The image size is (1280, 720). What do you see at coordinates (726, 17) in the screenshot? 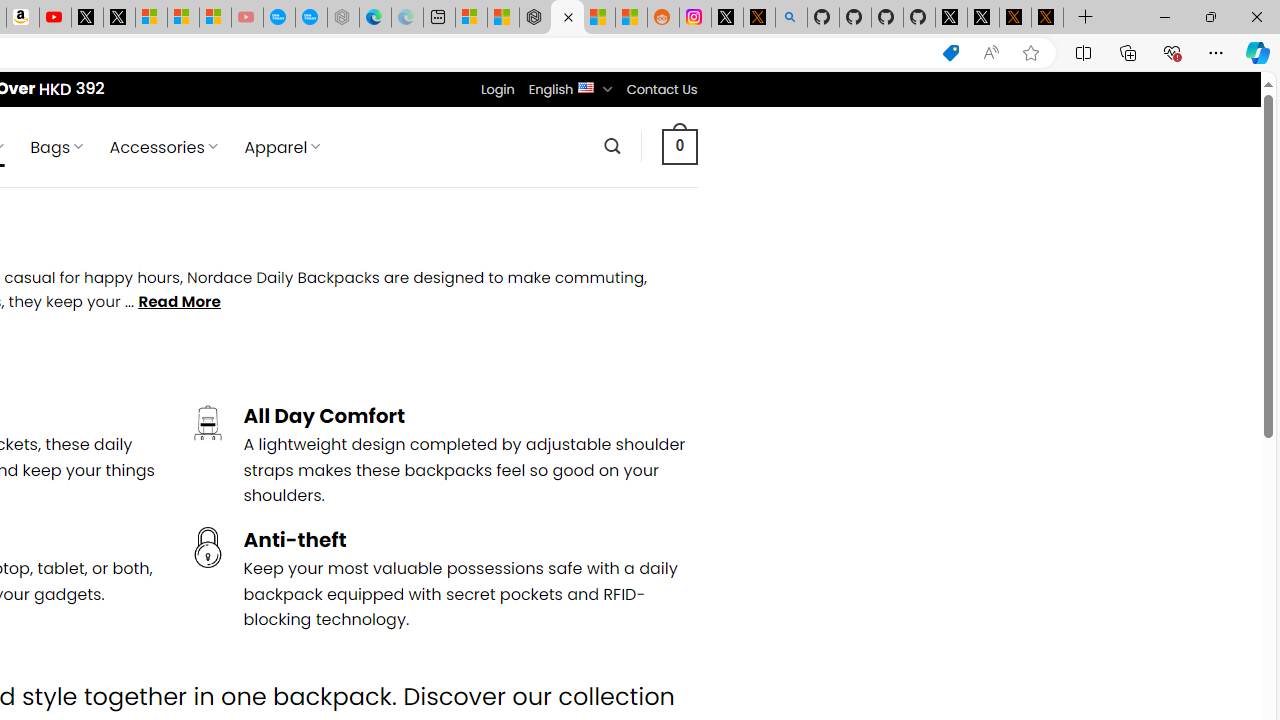
I see `'Log in to X / X'` at bounding box center [726, 17].